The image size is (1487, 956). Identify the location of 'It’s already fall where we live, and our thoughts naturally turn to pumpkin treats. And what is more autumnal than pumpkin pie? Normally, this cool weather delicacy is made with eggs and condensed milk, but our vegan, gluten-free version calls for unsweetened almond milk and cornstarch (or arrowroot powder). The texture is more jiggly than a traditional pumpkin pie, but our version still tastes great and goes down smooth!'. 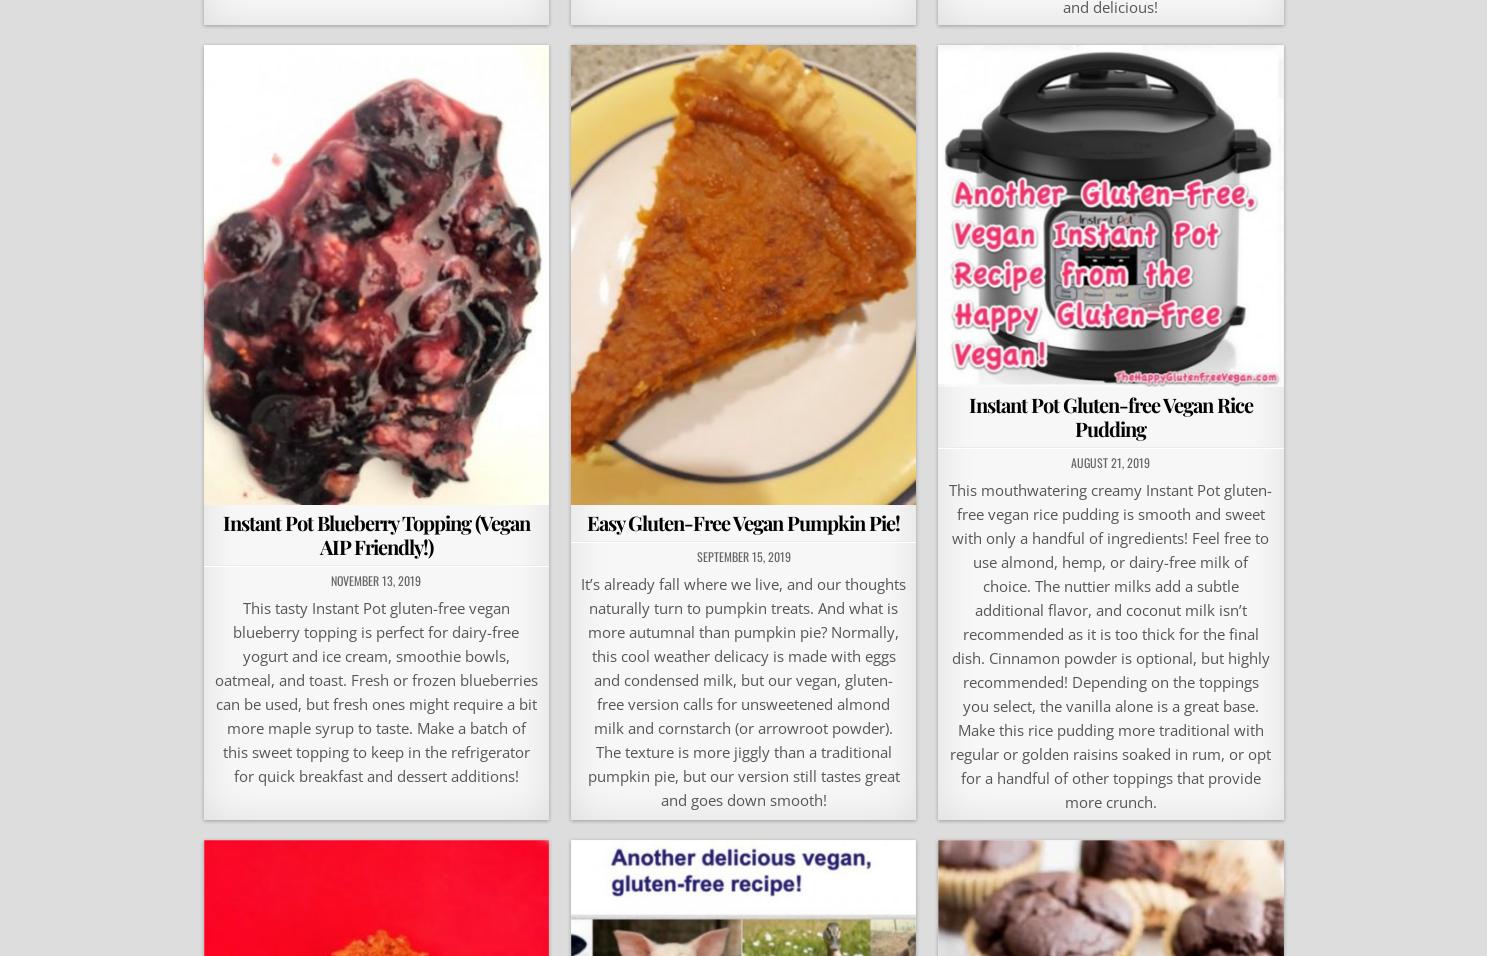
(742, 691).